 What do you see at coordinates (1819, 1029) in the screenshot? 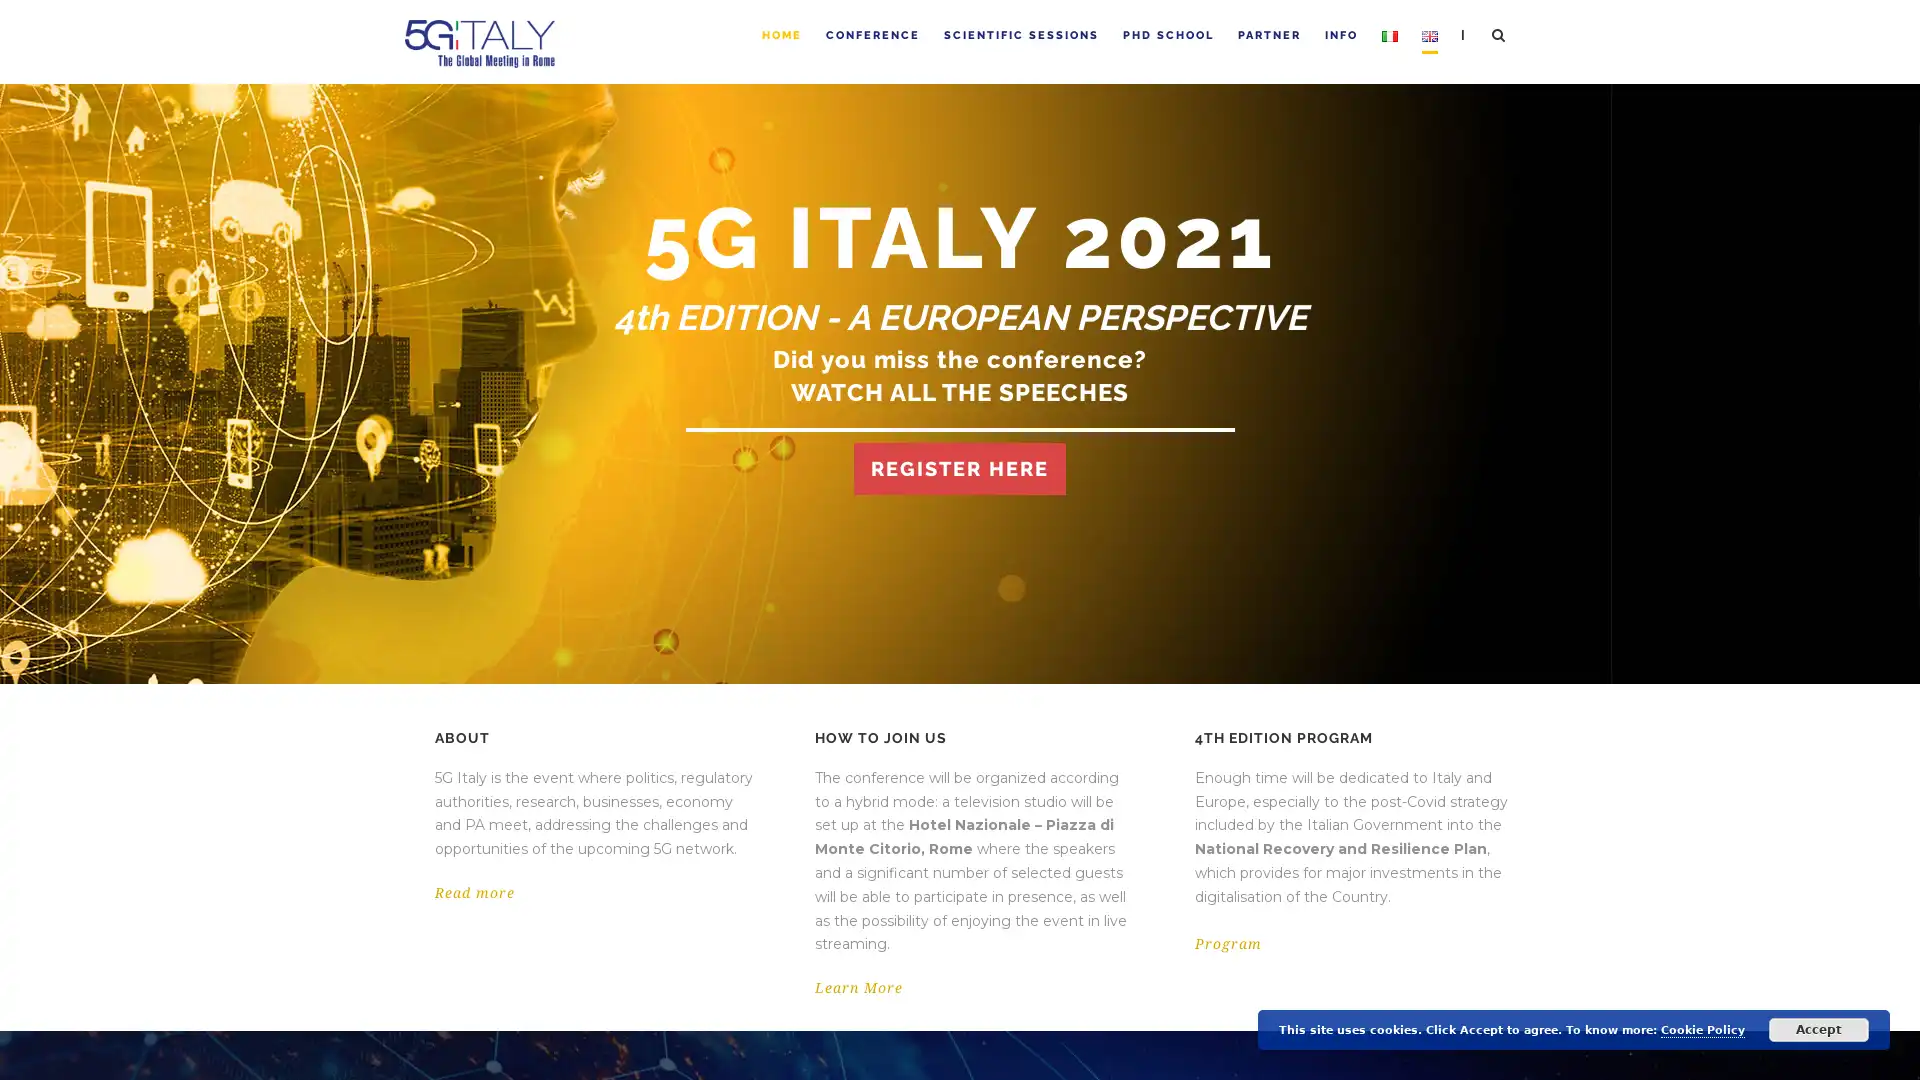
I see `Accept` at bounding box center [1819, 1029].